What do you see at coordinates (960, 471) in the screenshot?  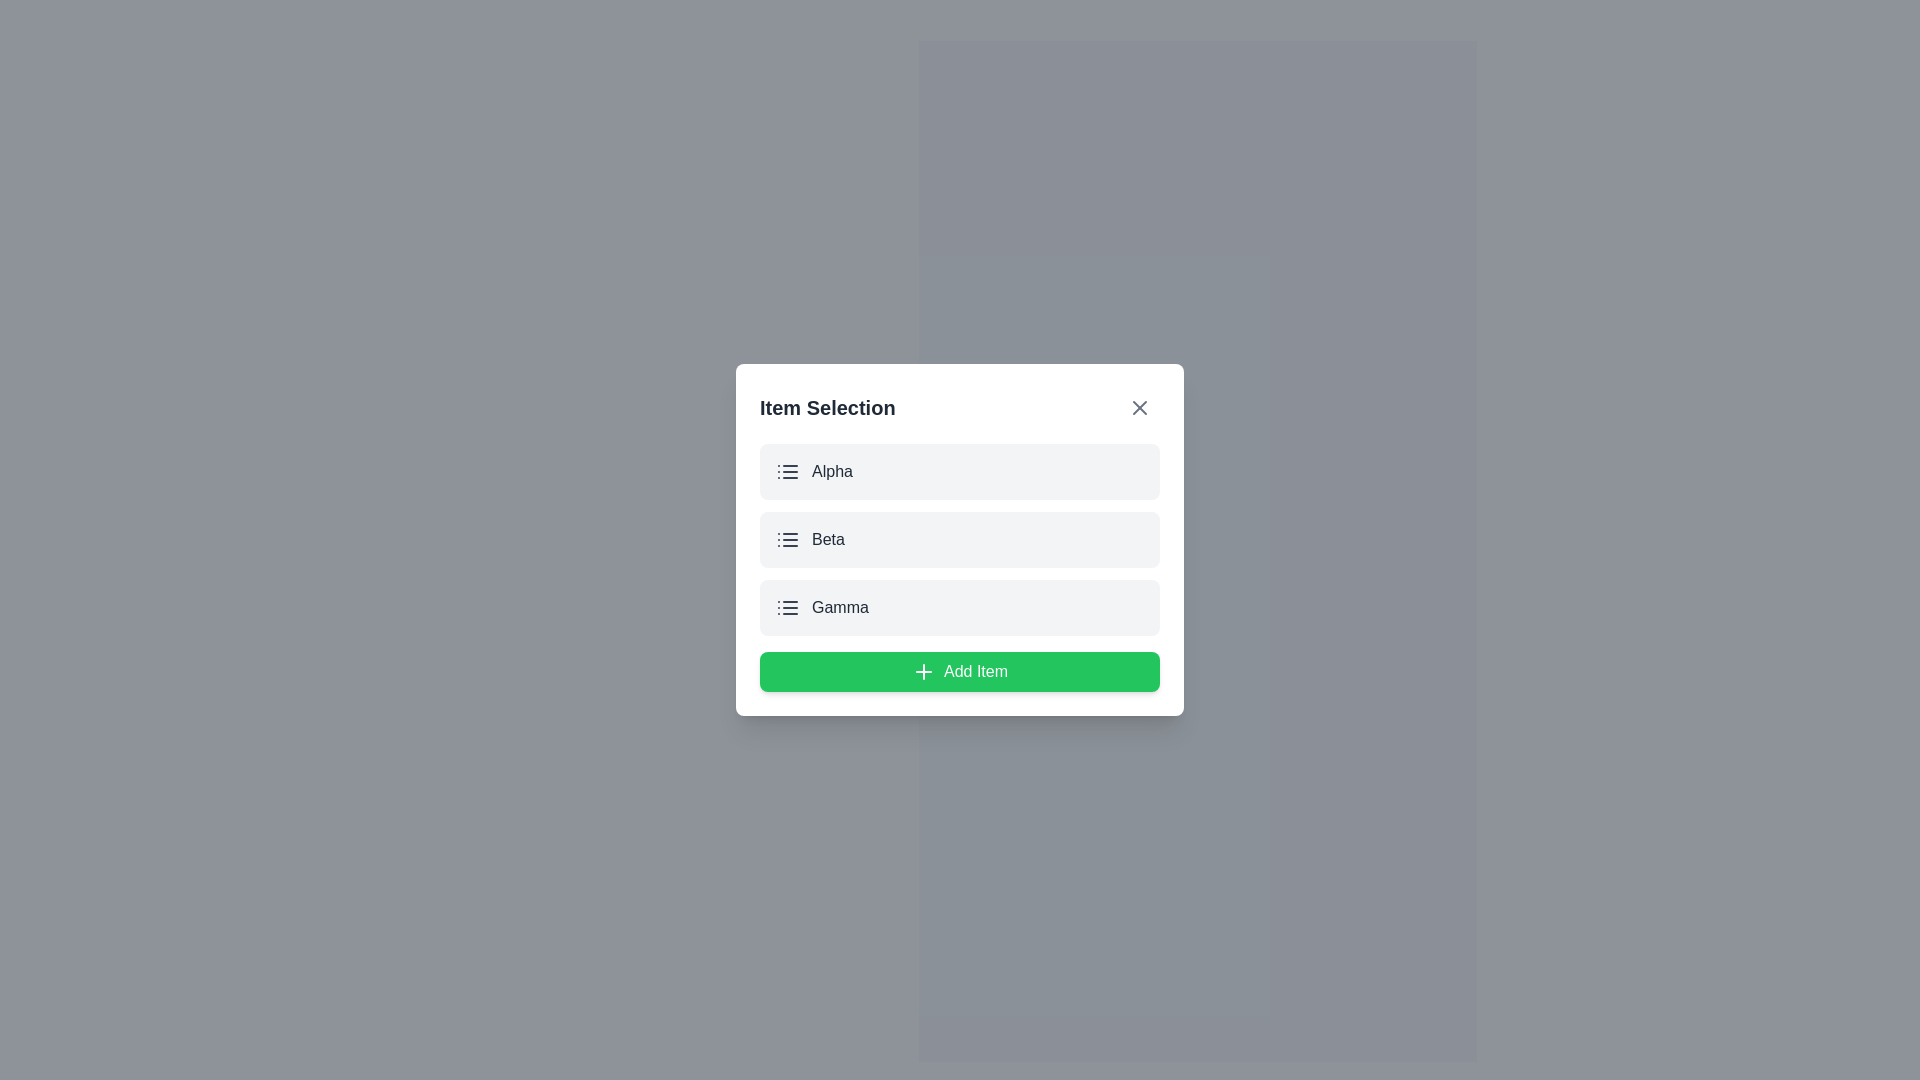 I see `the list item Alpha` at bounding box center [960, 471].